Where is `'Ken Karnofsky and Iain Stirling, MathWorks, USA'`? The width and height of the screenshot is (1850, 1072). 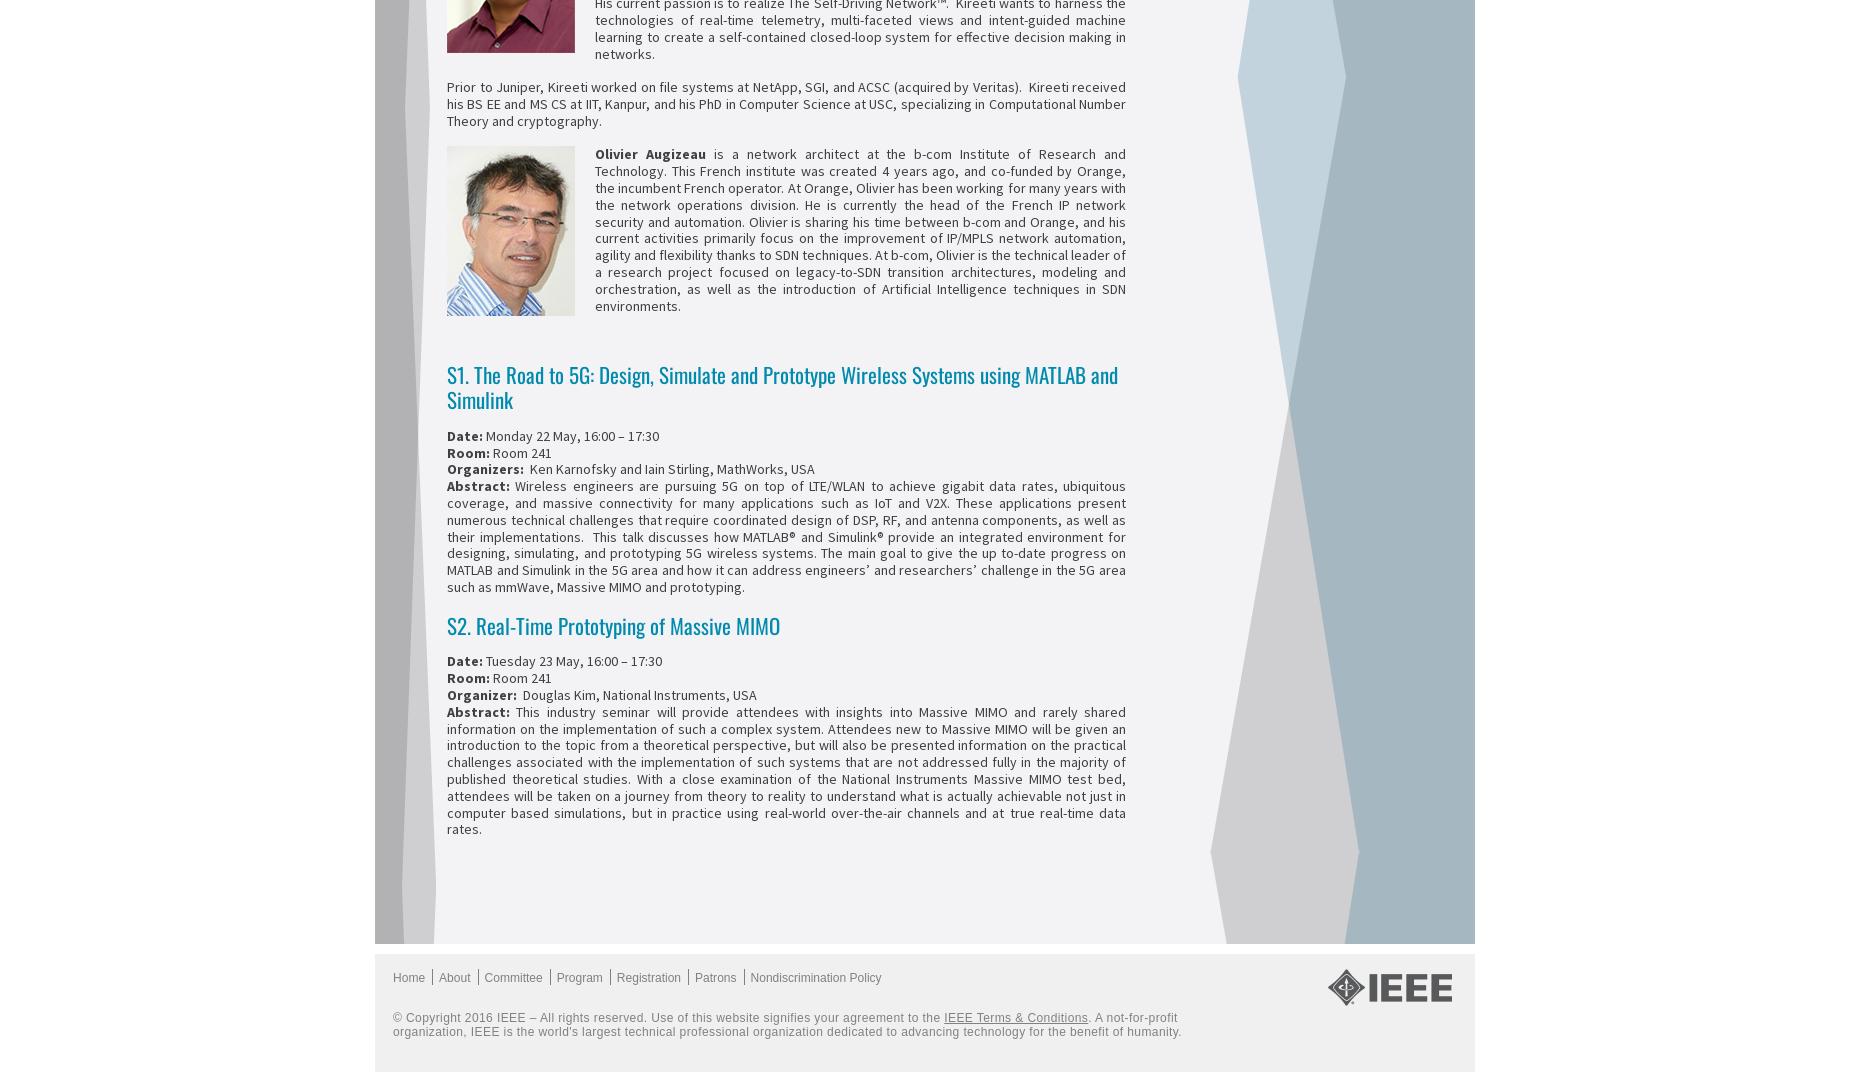
'Ken Karnofsky and Iain Stirling, MathWorks, USA' is located at coordinates (669, 468).